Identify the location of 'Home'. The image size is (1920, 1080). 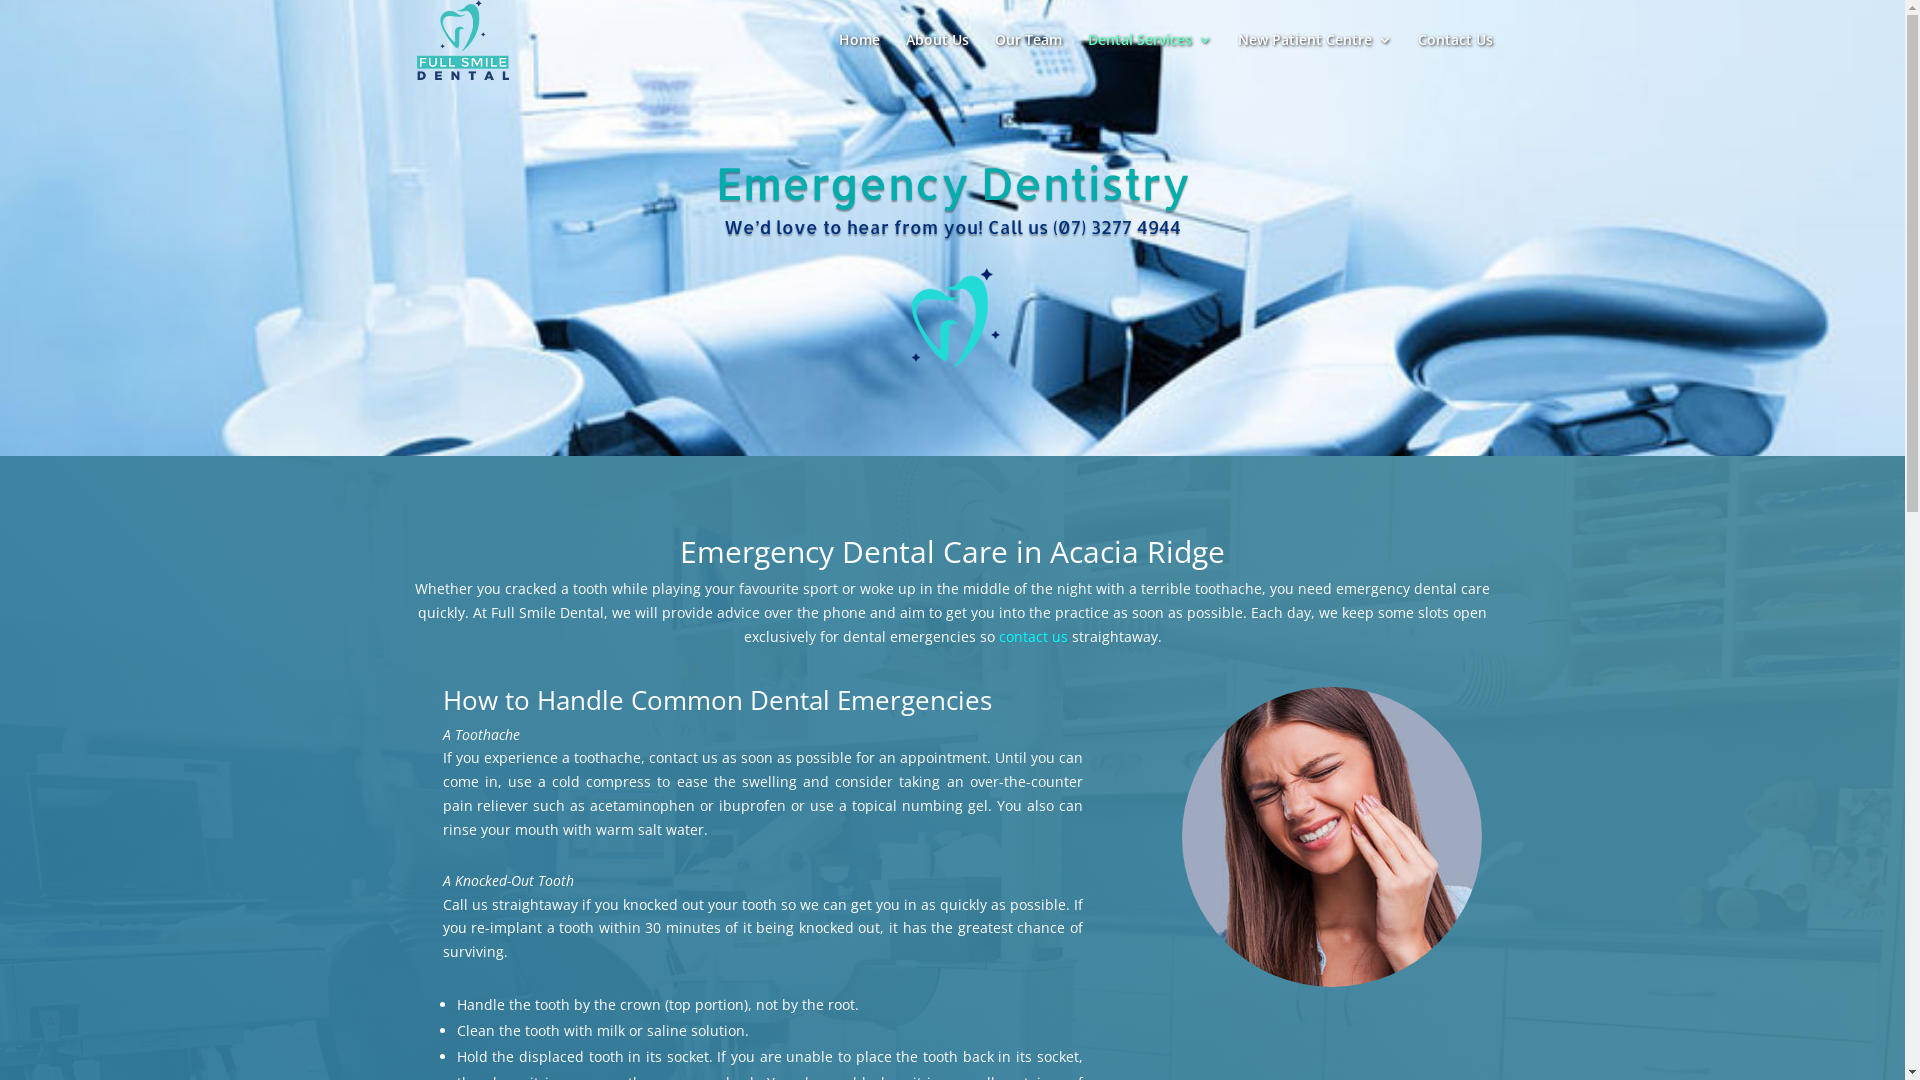
(858, 55).